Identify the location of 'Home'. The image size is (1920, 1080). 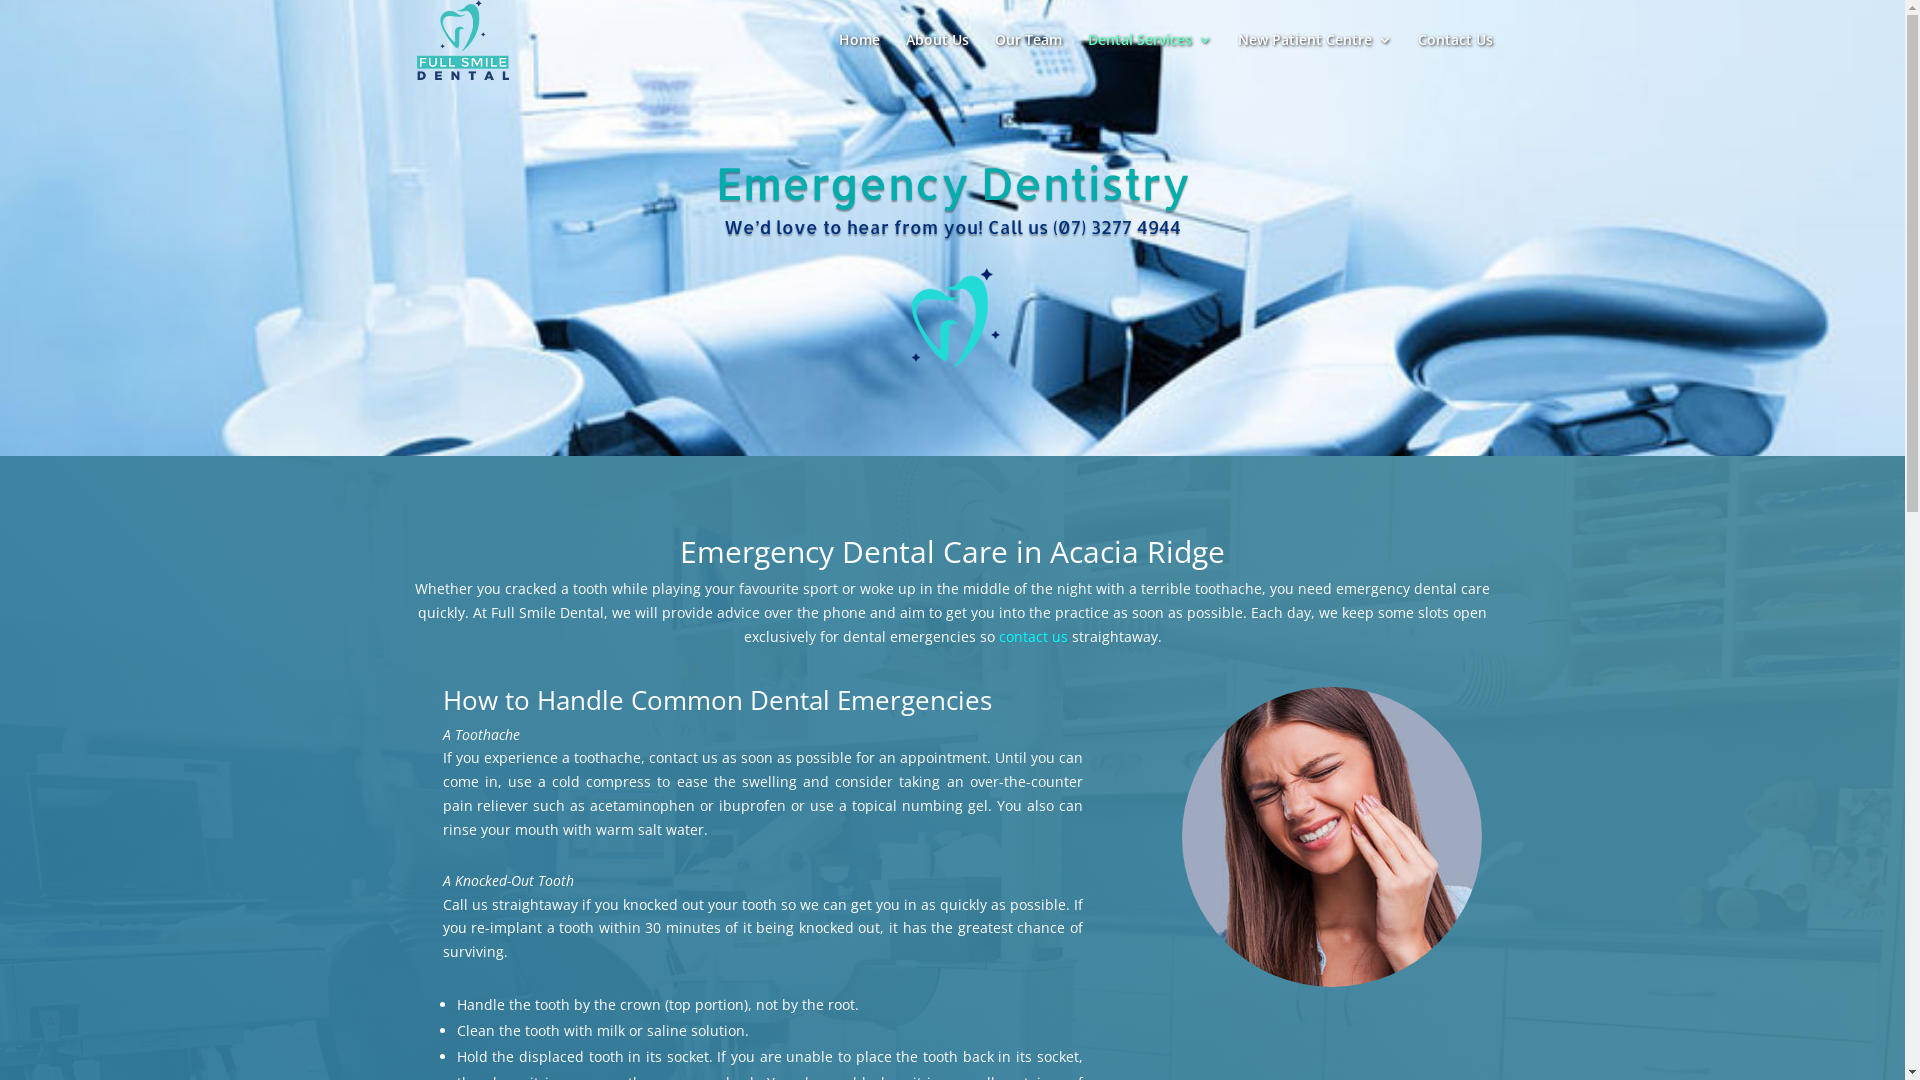
(858, 55).